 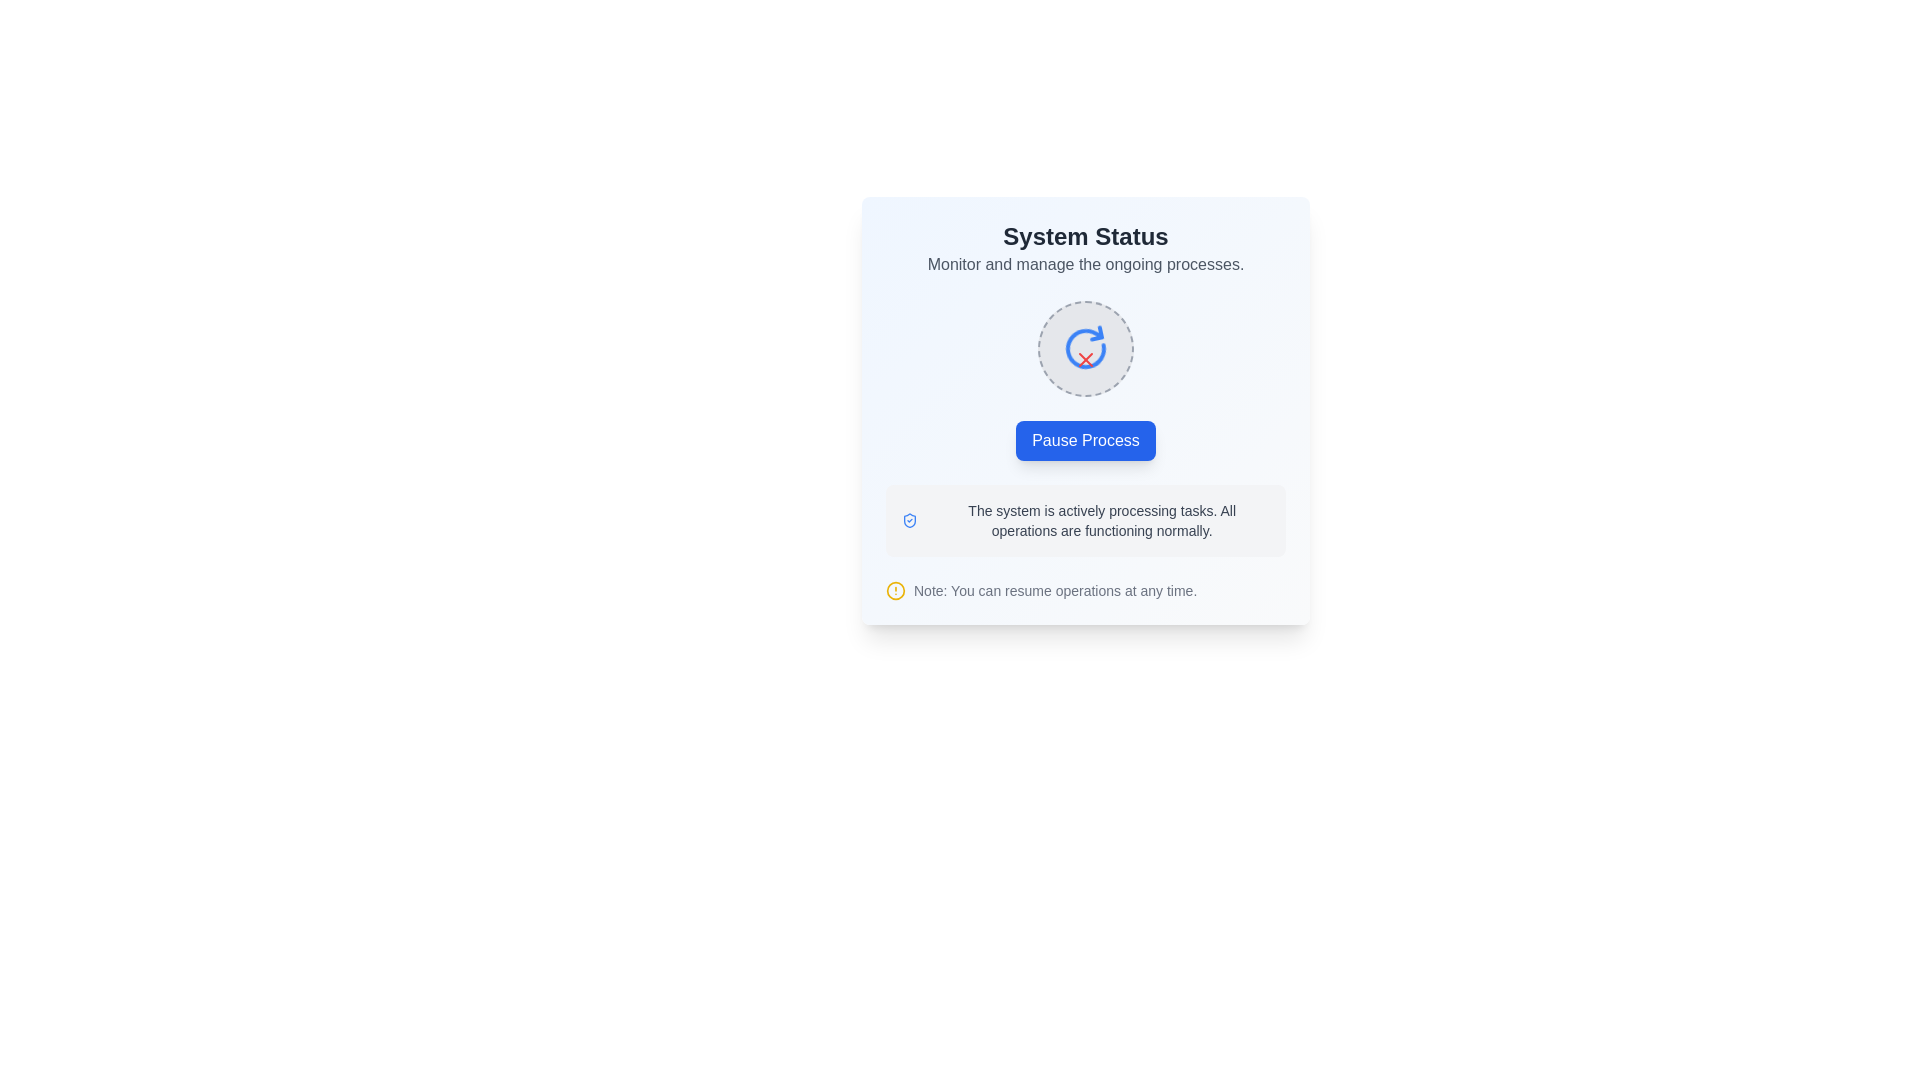 What do you see at coordinates (895, 589) in the screenshot?
I see `the circular alert icon with a yellow outline and transparent center, located at the bottom-left corner of a status card interface` at bounding box center [895, 589].